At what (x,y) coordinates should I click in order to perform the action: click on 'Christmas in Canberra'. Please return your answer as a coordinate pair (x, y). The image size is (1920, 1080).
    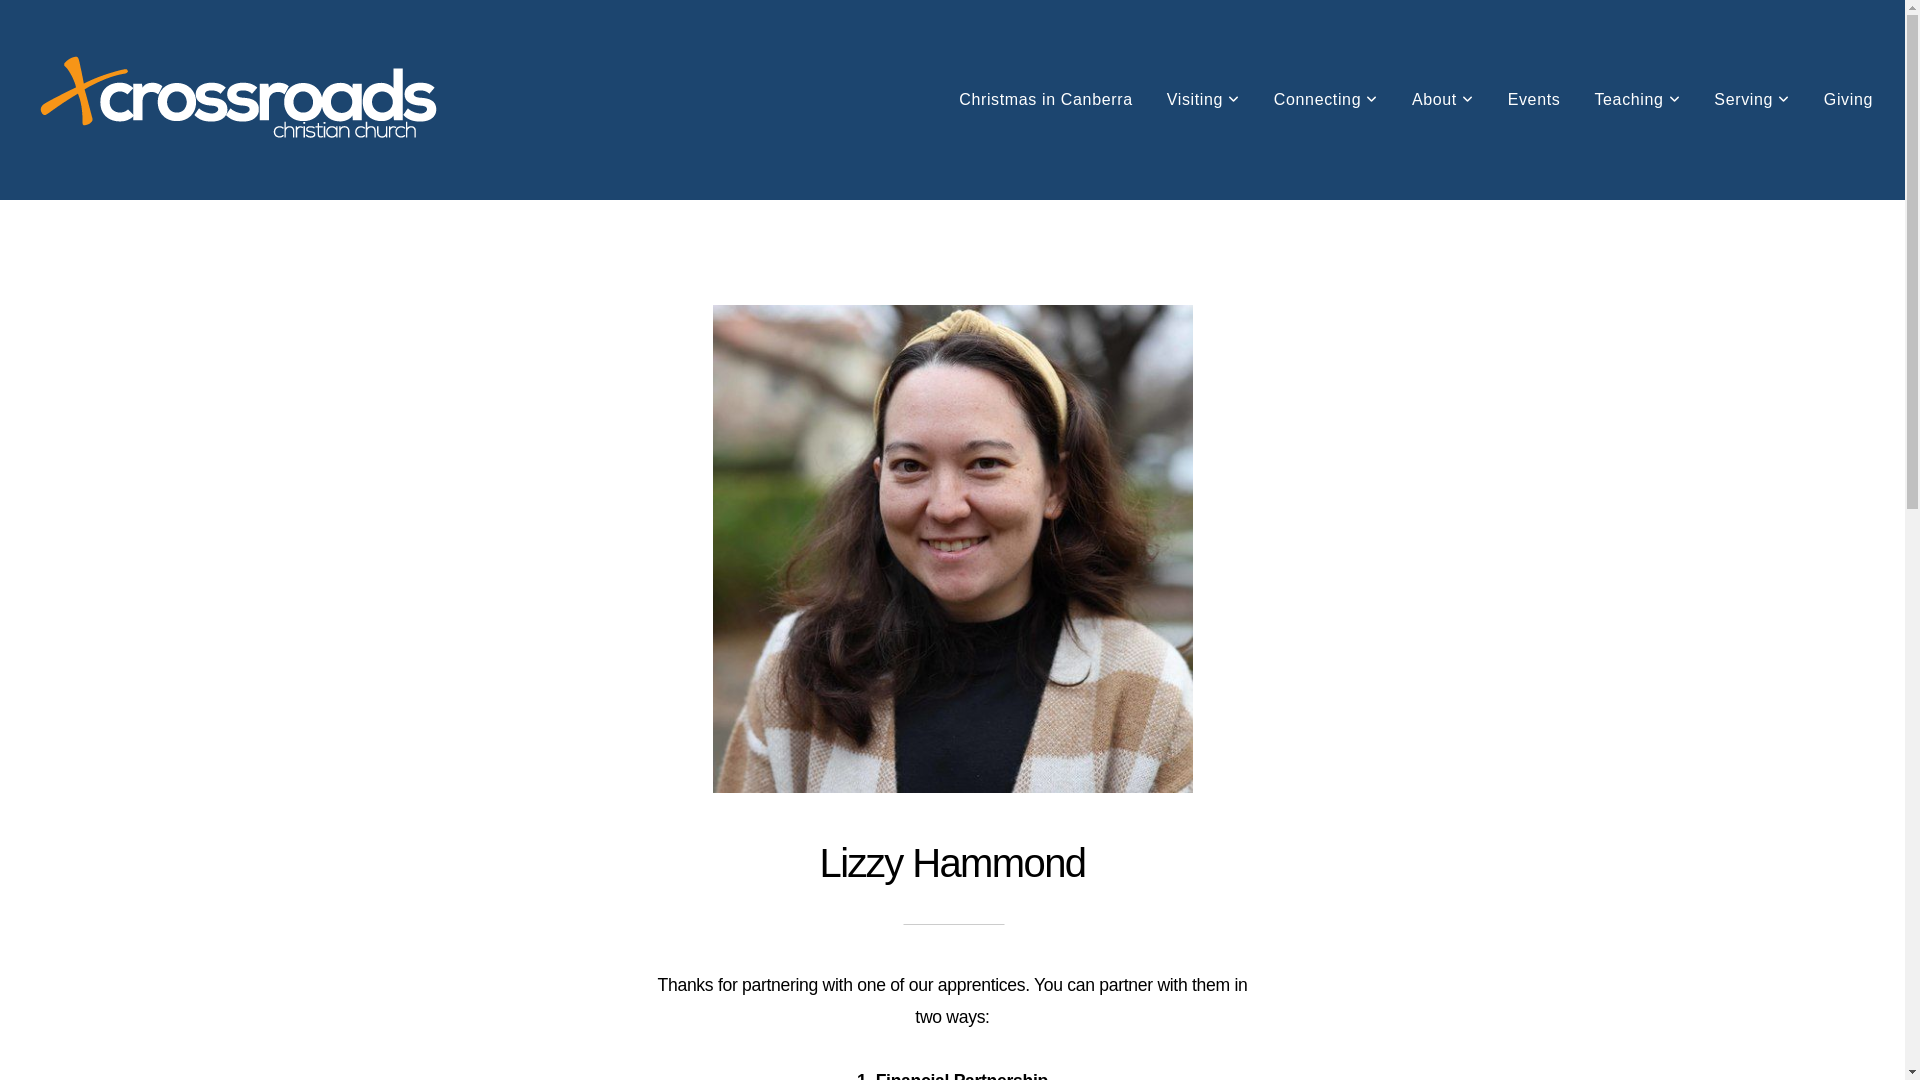
    Looking at the image, I should click on (943, 100).